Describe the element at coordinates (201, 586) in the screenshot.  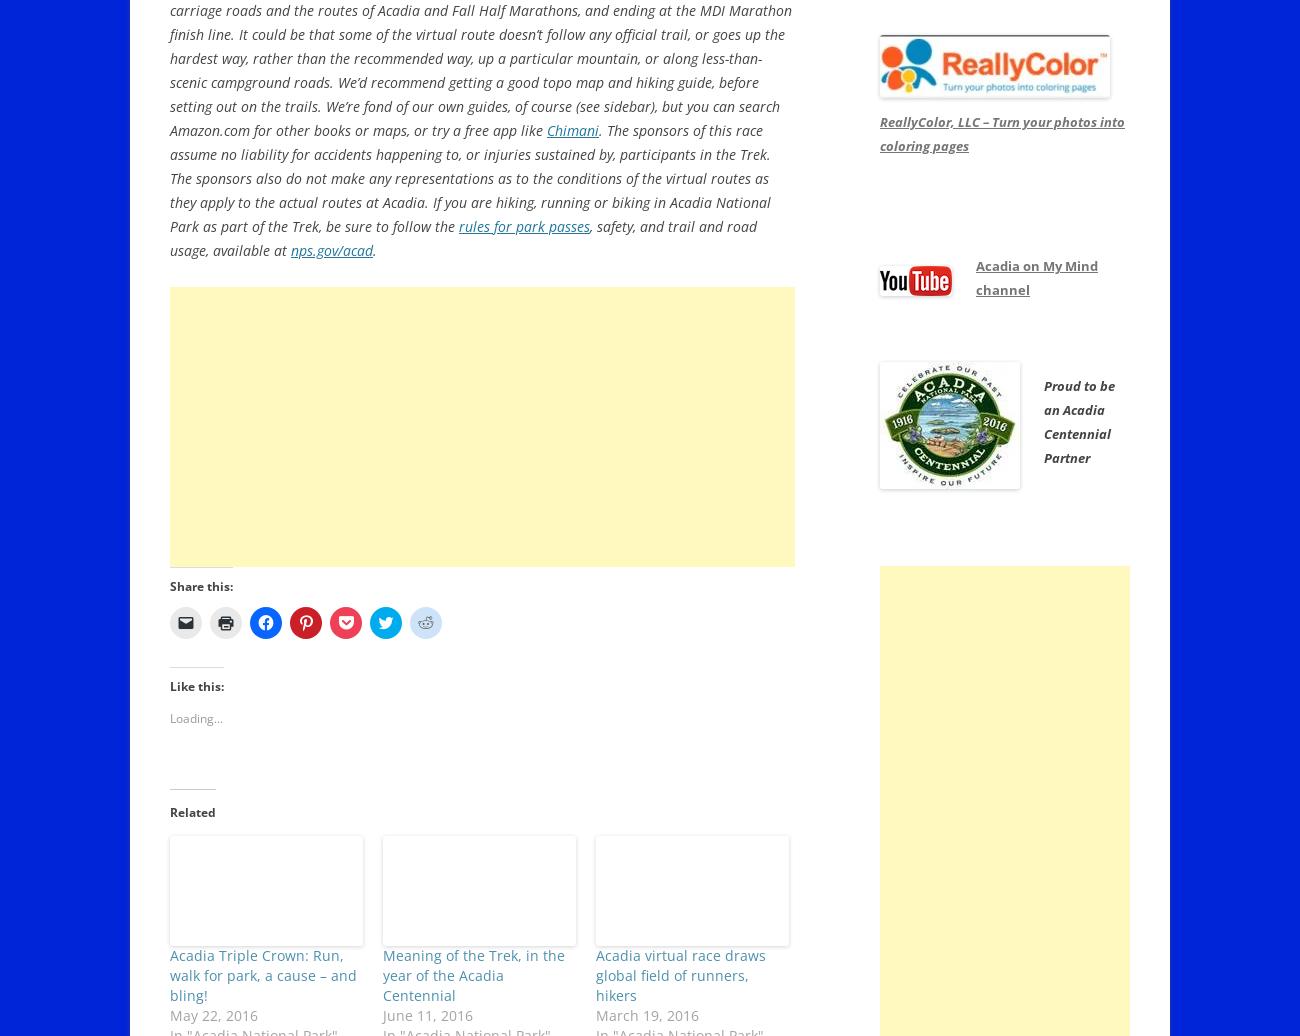
I see `'Share this:'` at that location.